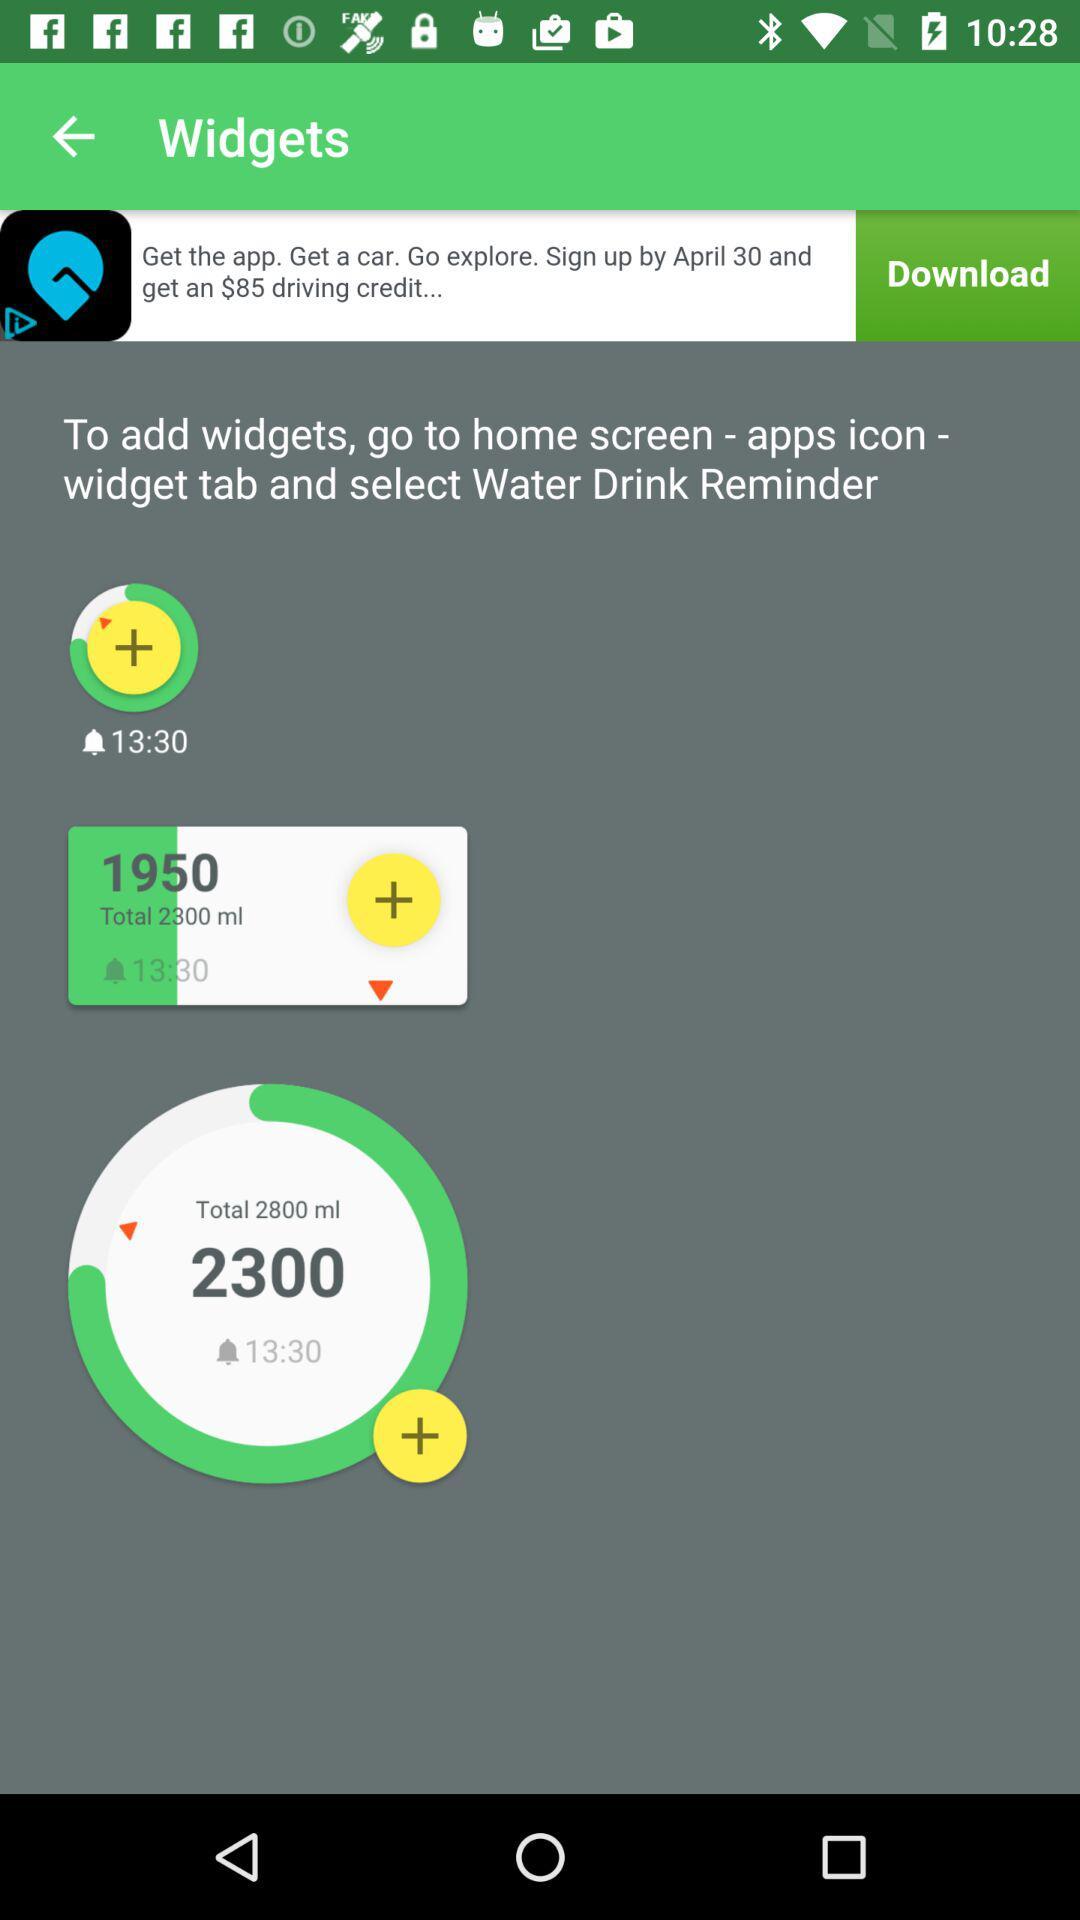 Image resolution: width=1080 pixels, height=1920 pixels. What do you see at coordinates (540, 274) in the screenshot?
I see `open advertisement` at bounding box center [540, 274].